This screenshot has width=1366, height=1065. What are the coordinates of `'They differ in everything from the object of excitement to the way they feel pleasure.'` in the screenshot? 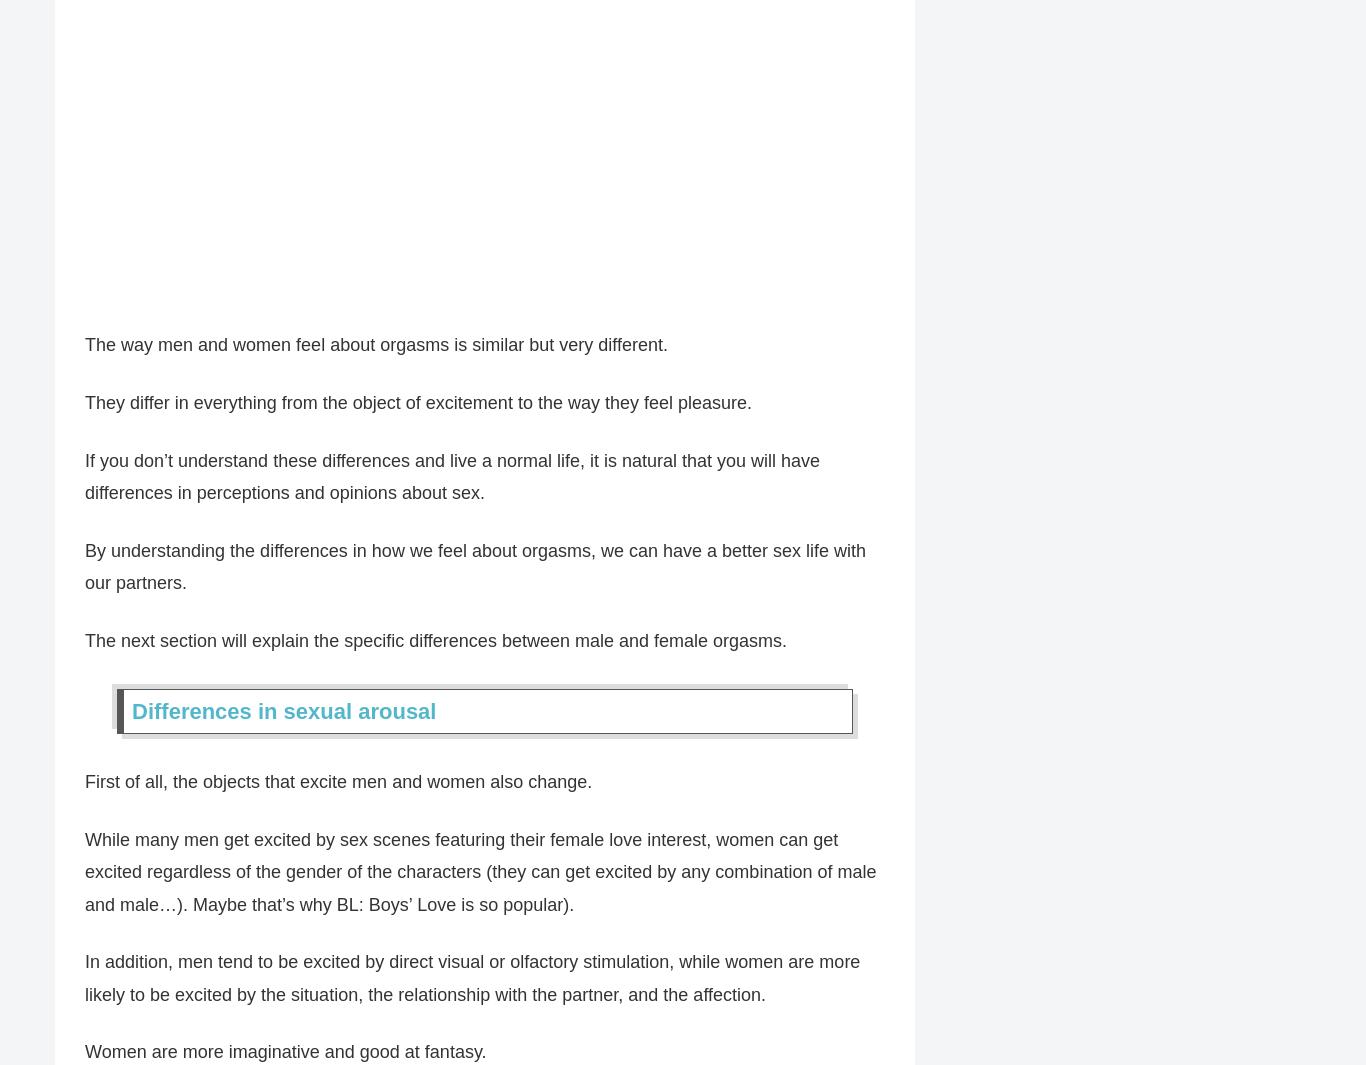 It's located at (84, 401).